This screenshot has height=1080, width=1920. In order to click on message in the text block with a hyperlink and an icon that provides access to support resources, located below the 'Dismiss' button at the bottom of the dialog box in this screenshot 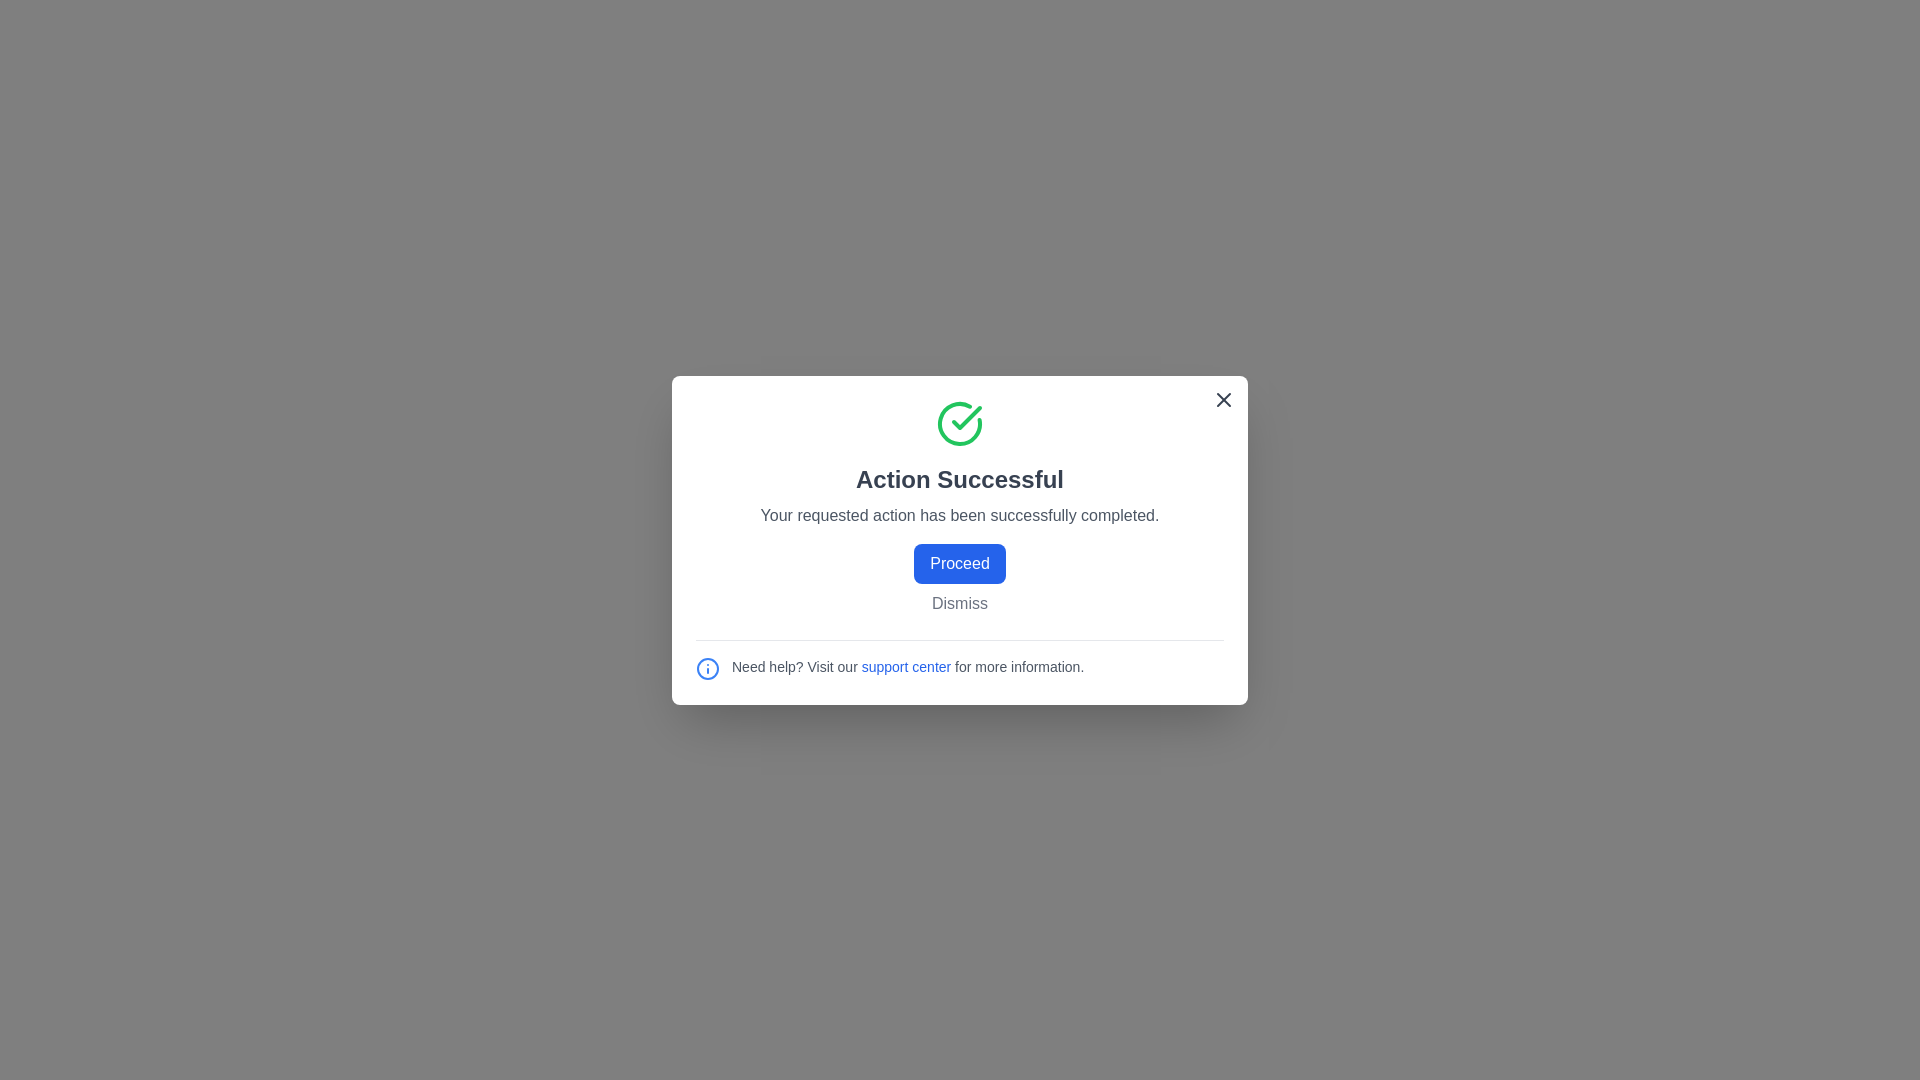, I will do `click(960, 659)`.